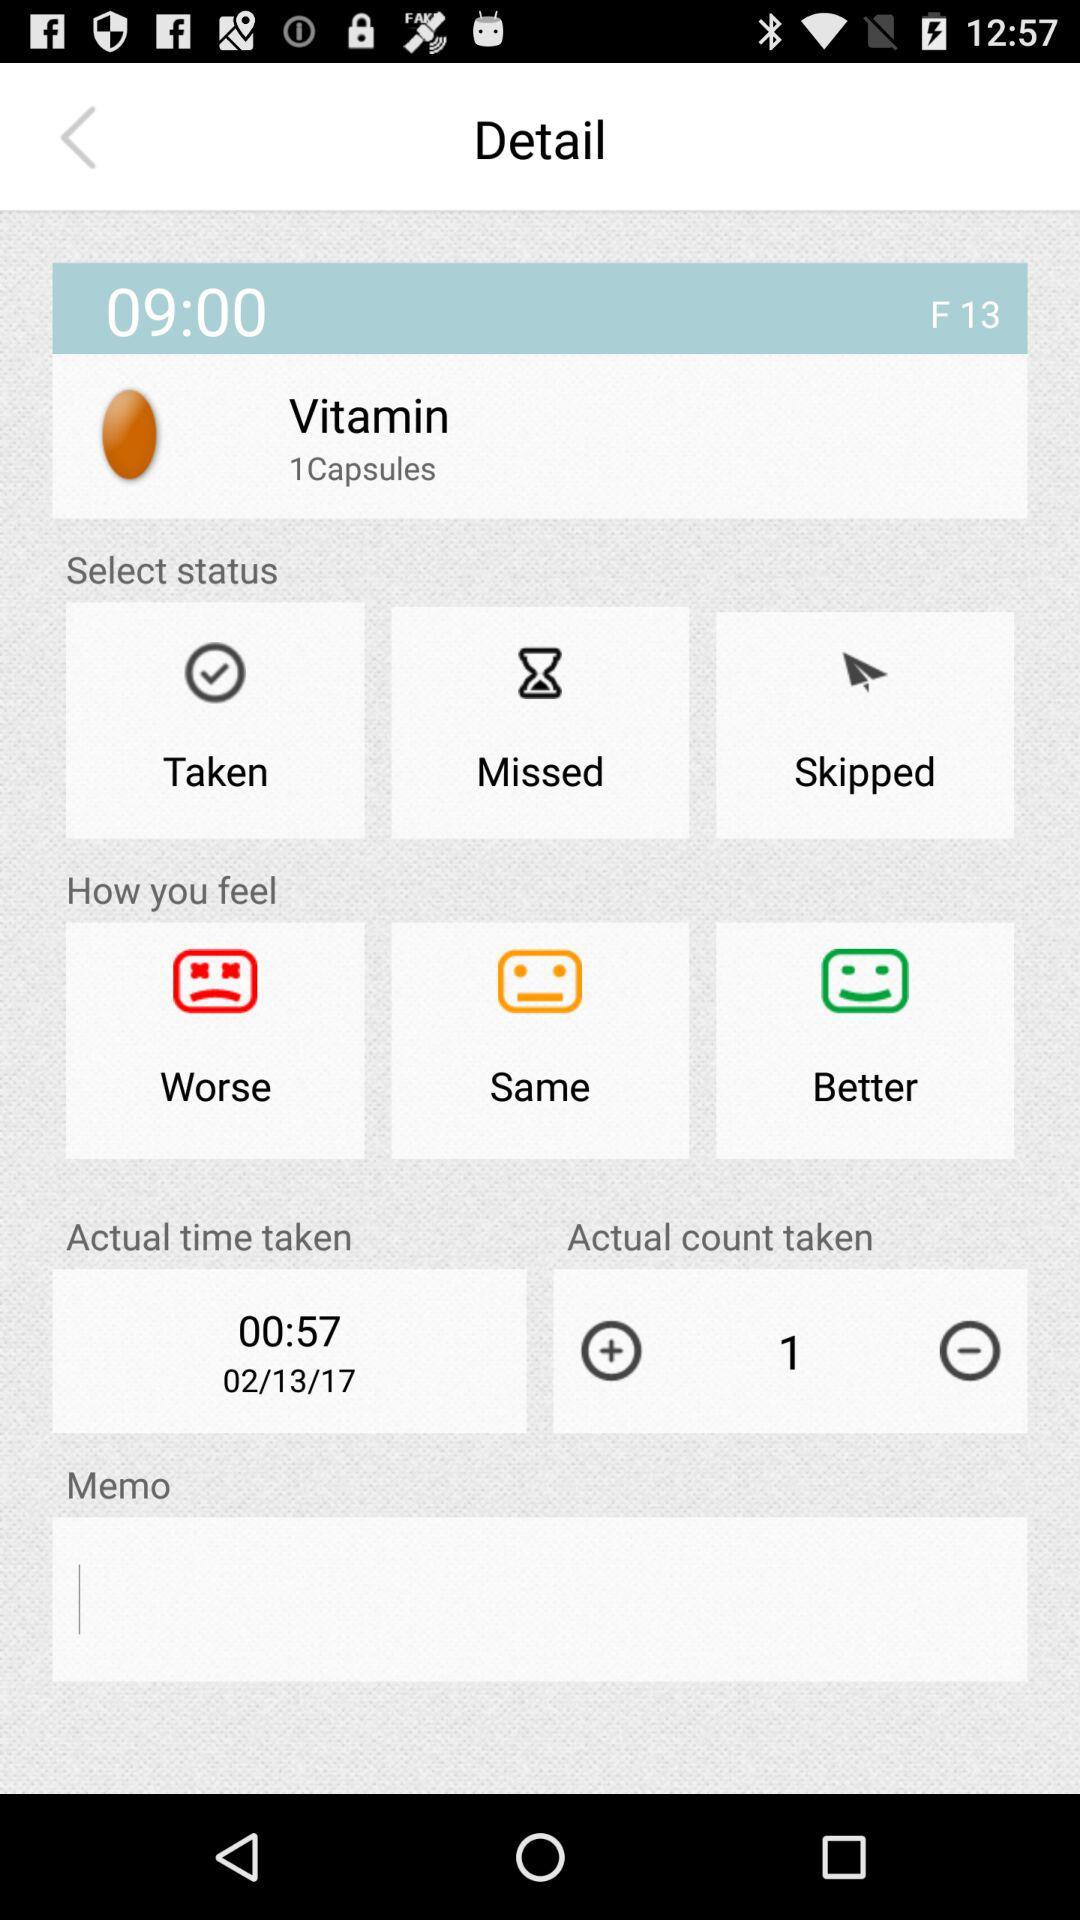  Describe the element at coordinates (610, 1445) in the screenshot. I see `the add icon` at that location.